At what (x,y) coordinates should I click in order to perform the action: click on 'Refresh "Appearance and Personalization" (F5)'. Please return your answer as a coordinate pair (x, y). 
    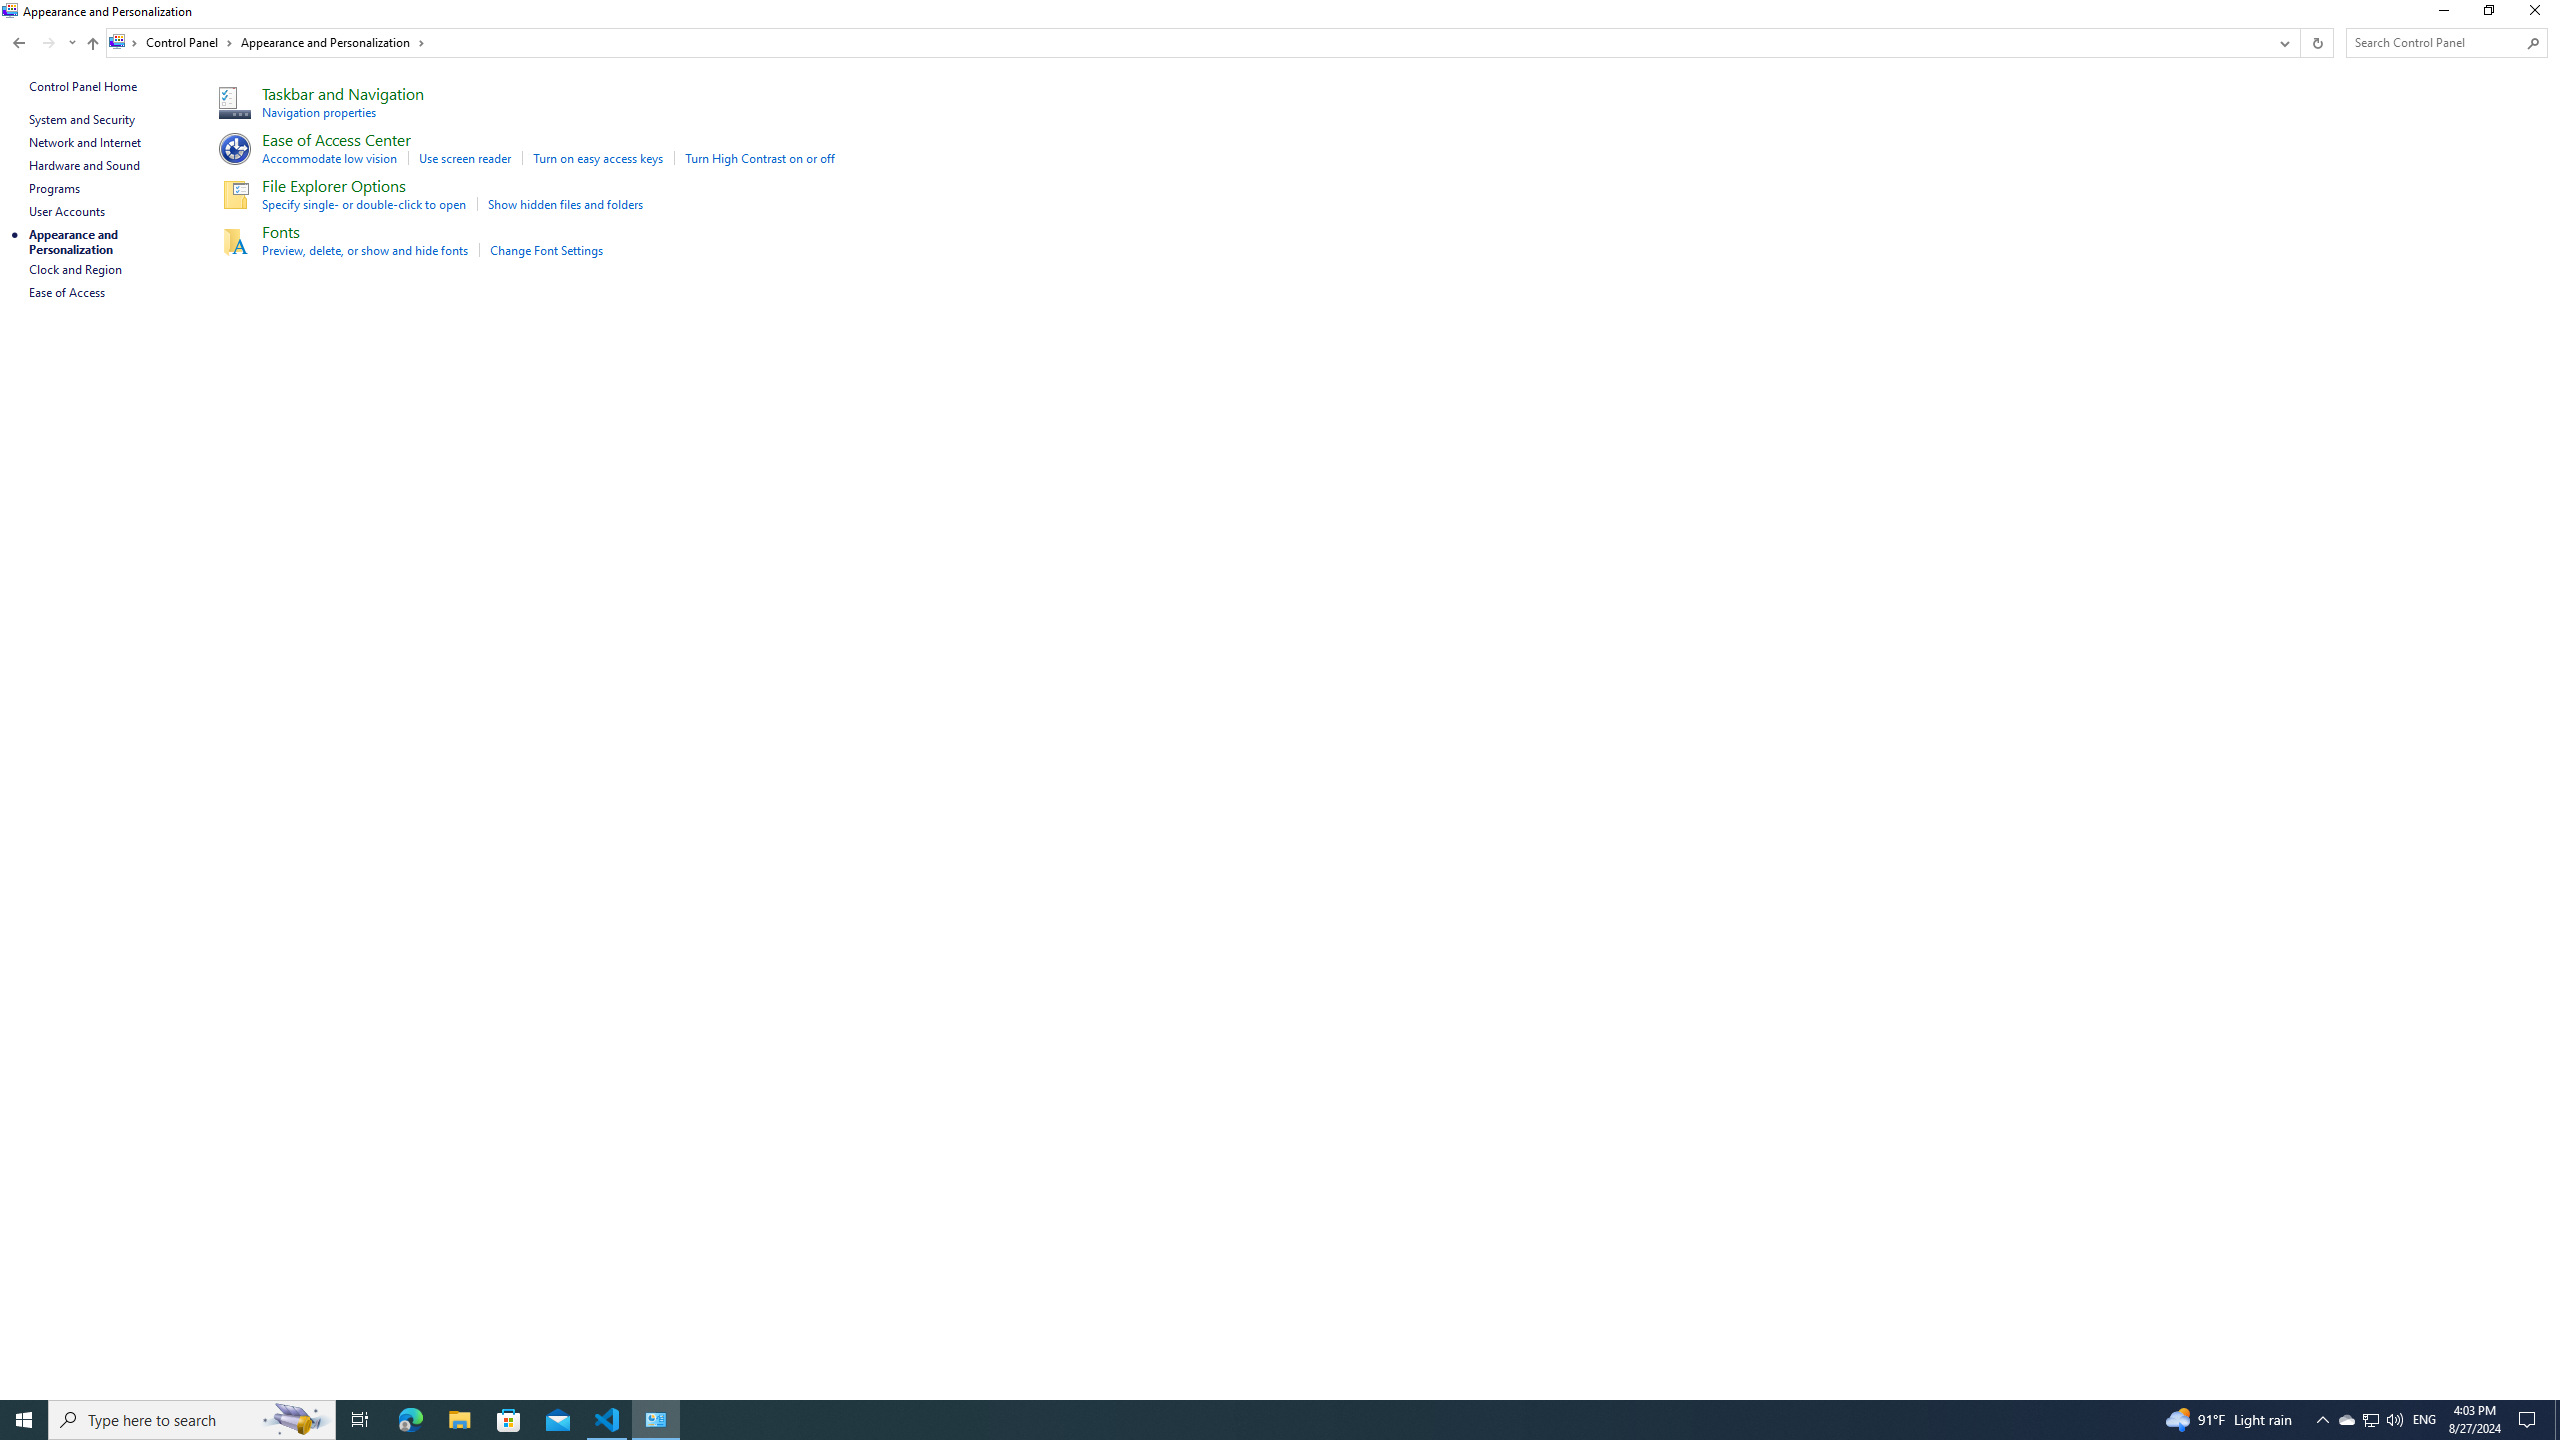
    Looking at the image, I should click on (2315, 42).